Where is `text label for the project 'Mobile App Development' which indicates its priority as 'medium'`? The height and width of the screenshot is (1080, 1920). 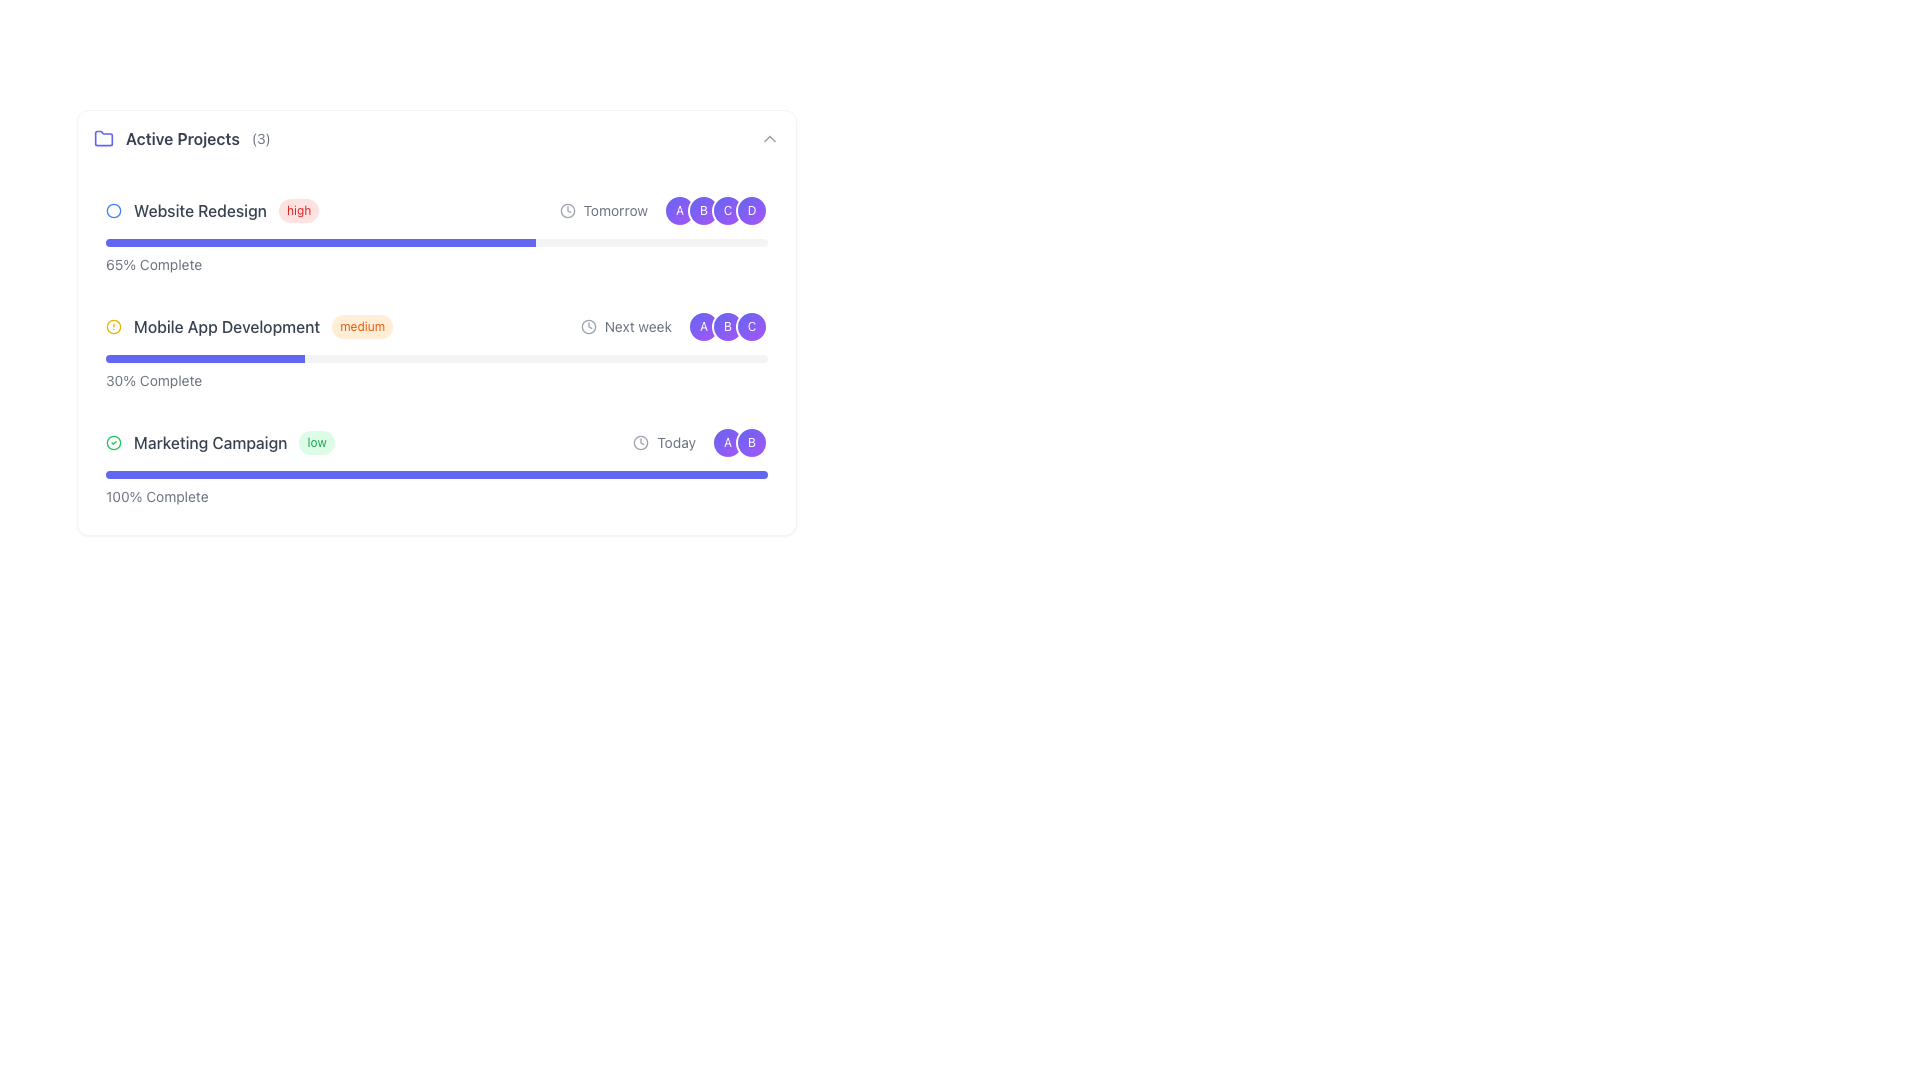 text label for the project 'Mobile App Development' which indicates its priority as 'medium' is located at coordinates (343, 326).